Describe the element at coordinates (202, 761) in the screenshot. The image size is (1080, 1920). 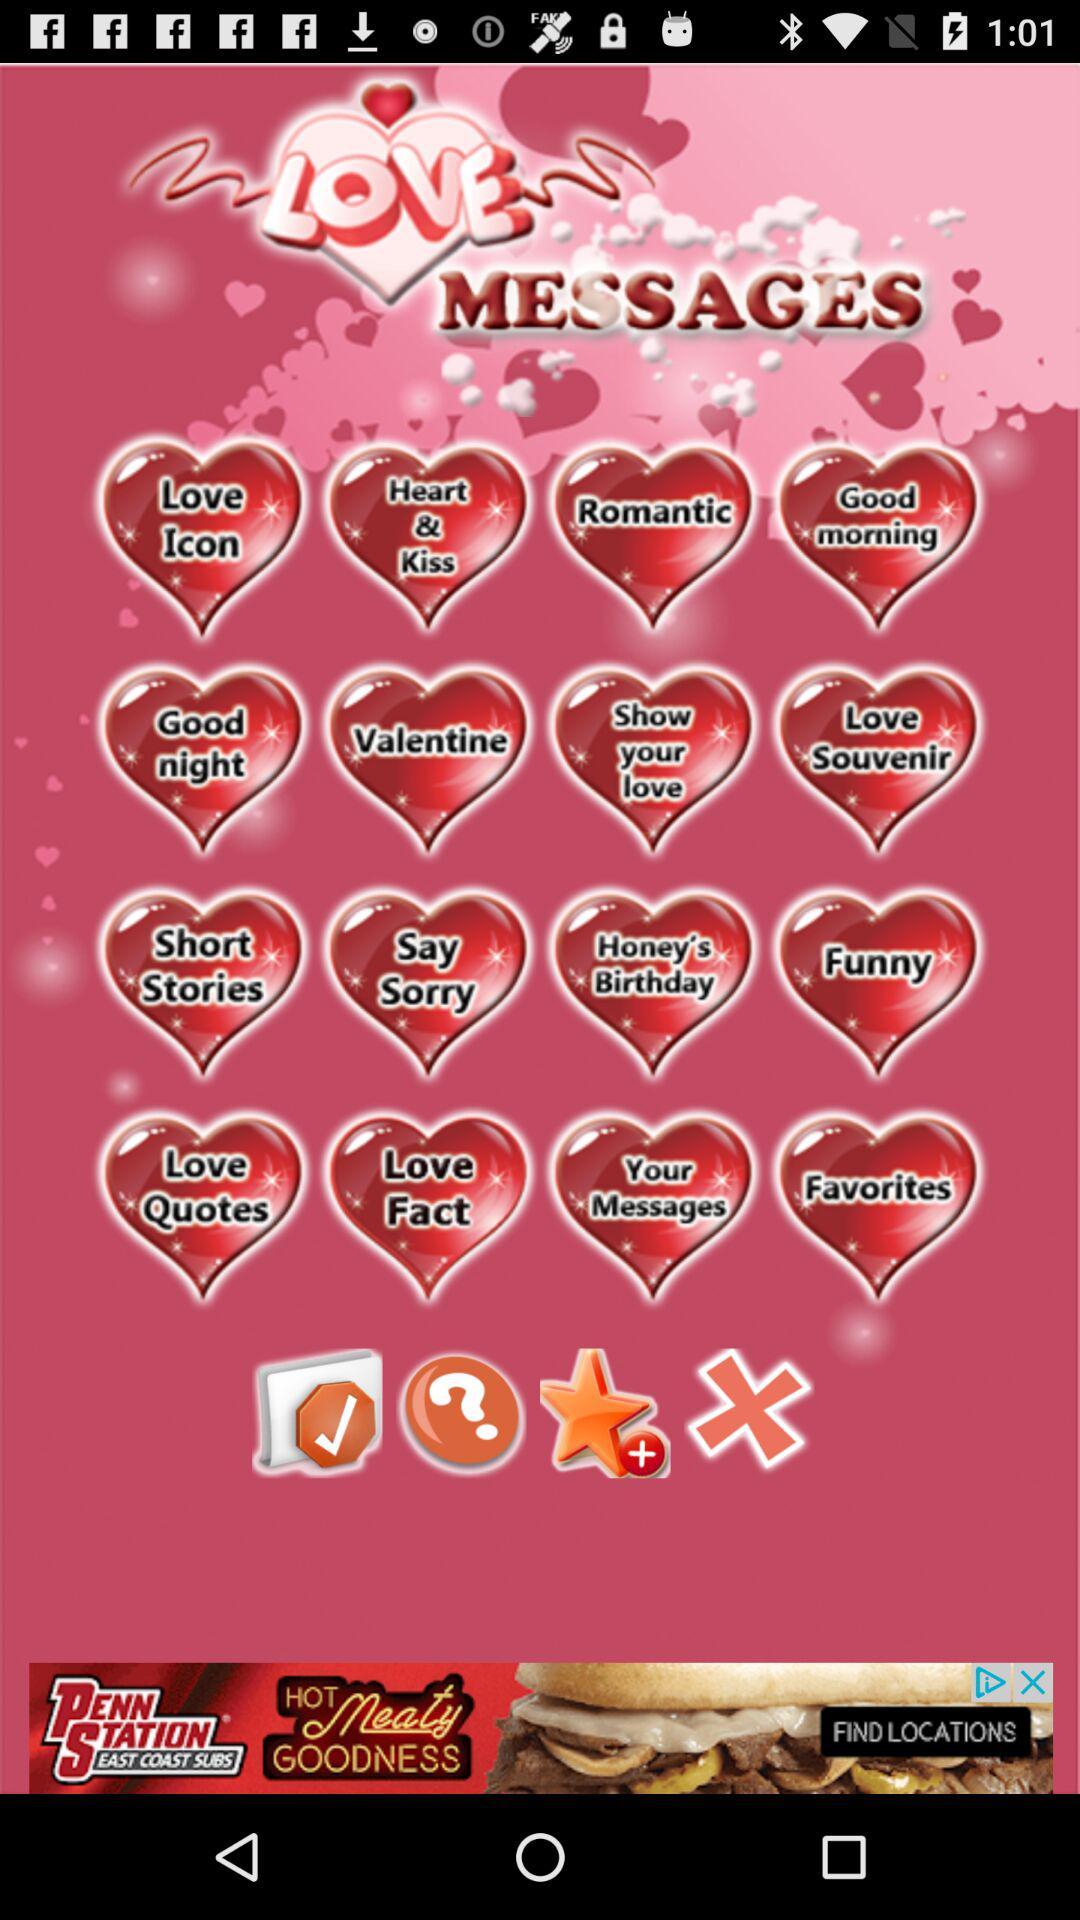
I see `good night` at that location.